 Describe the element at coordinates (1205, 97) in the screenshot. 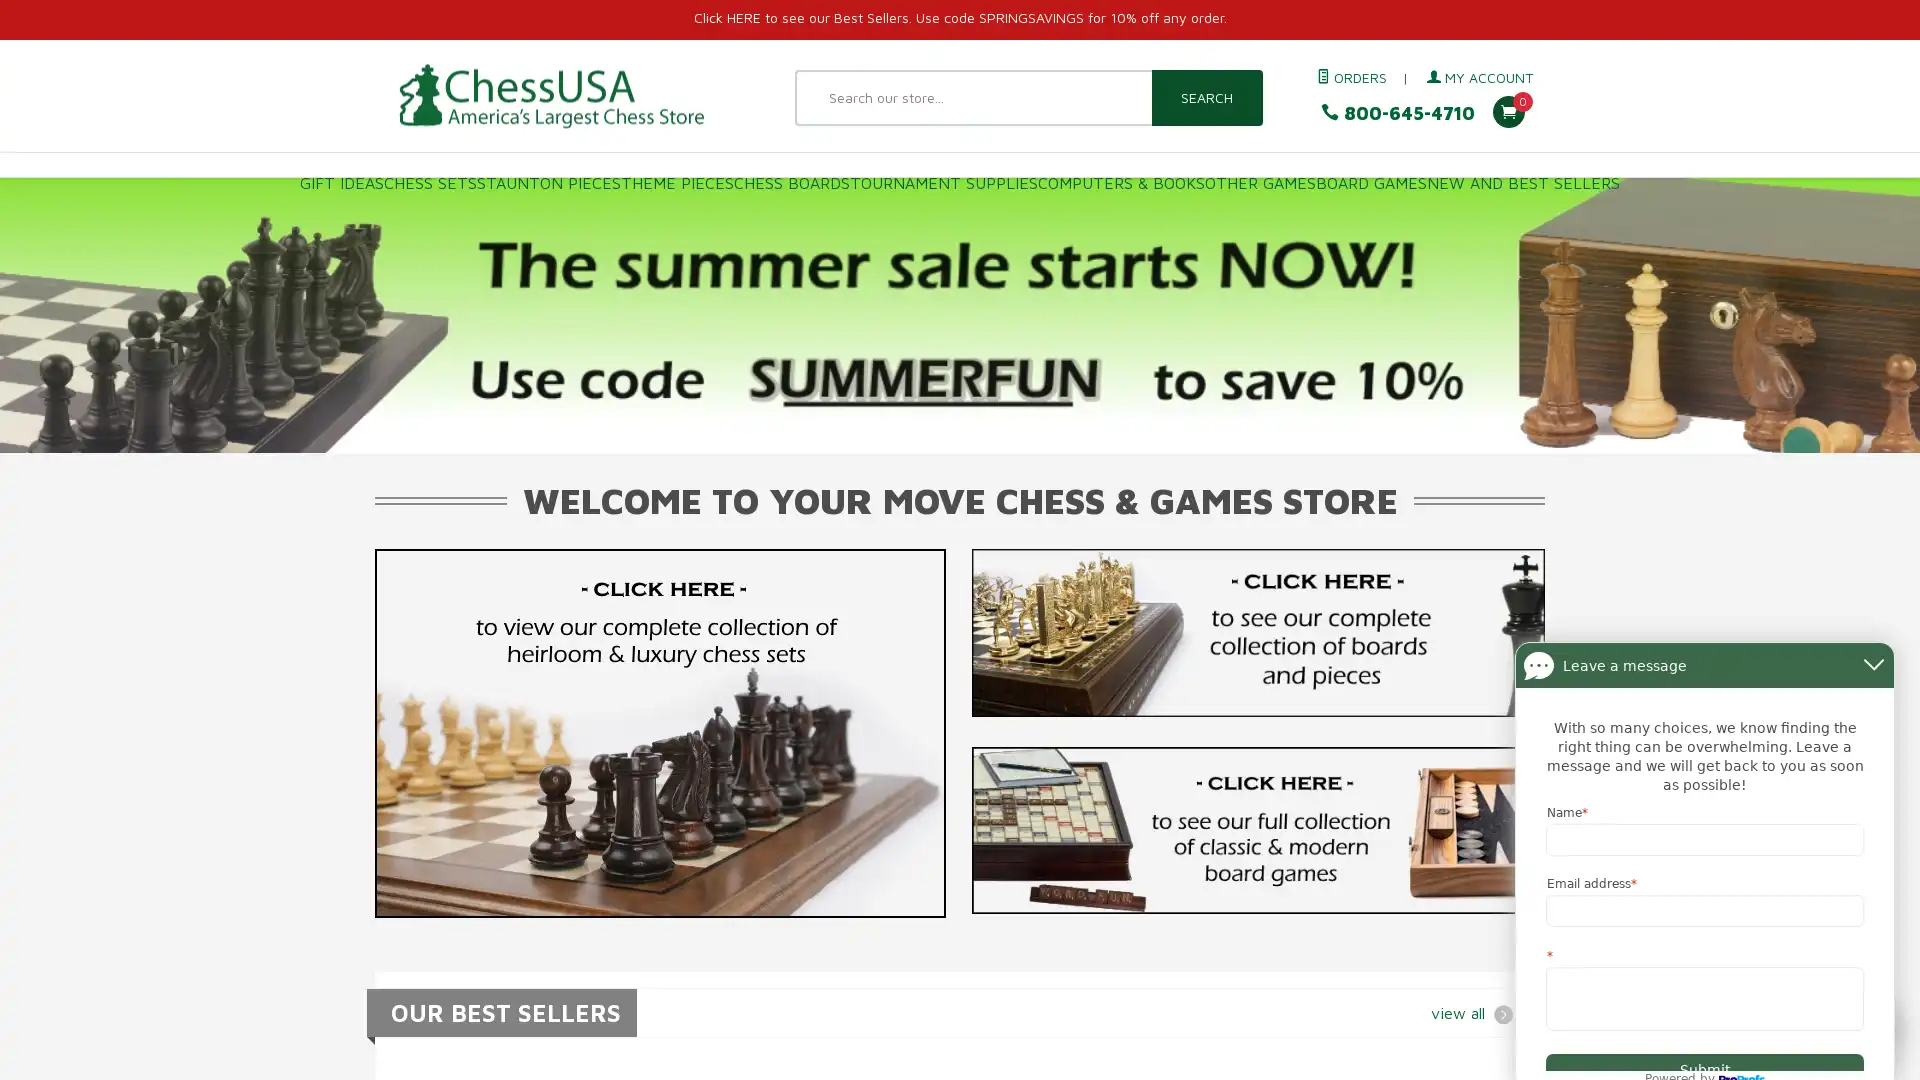

I see `SEARCH` at that location.